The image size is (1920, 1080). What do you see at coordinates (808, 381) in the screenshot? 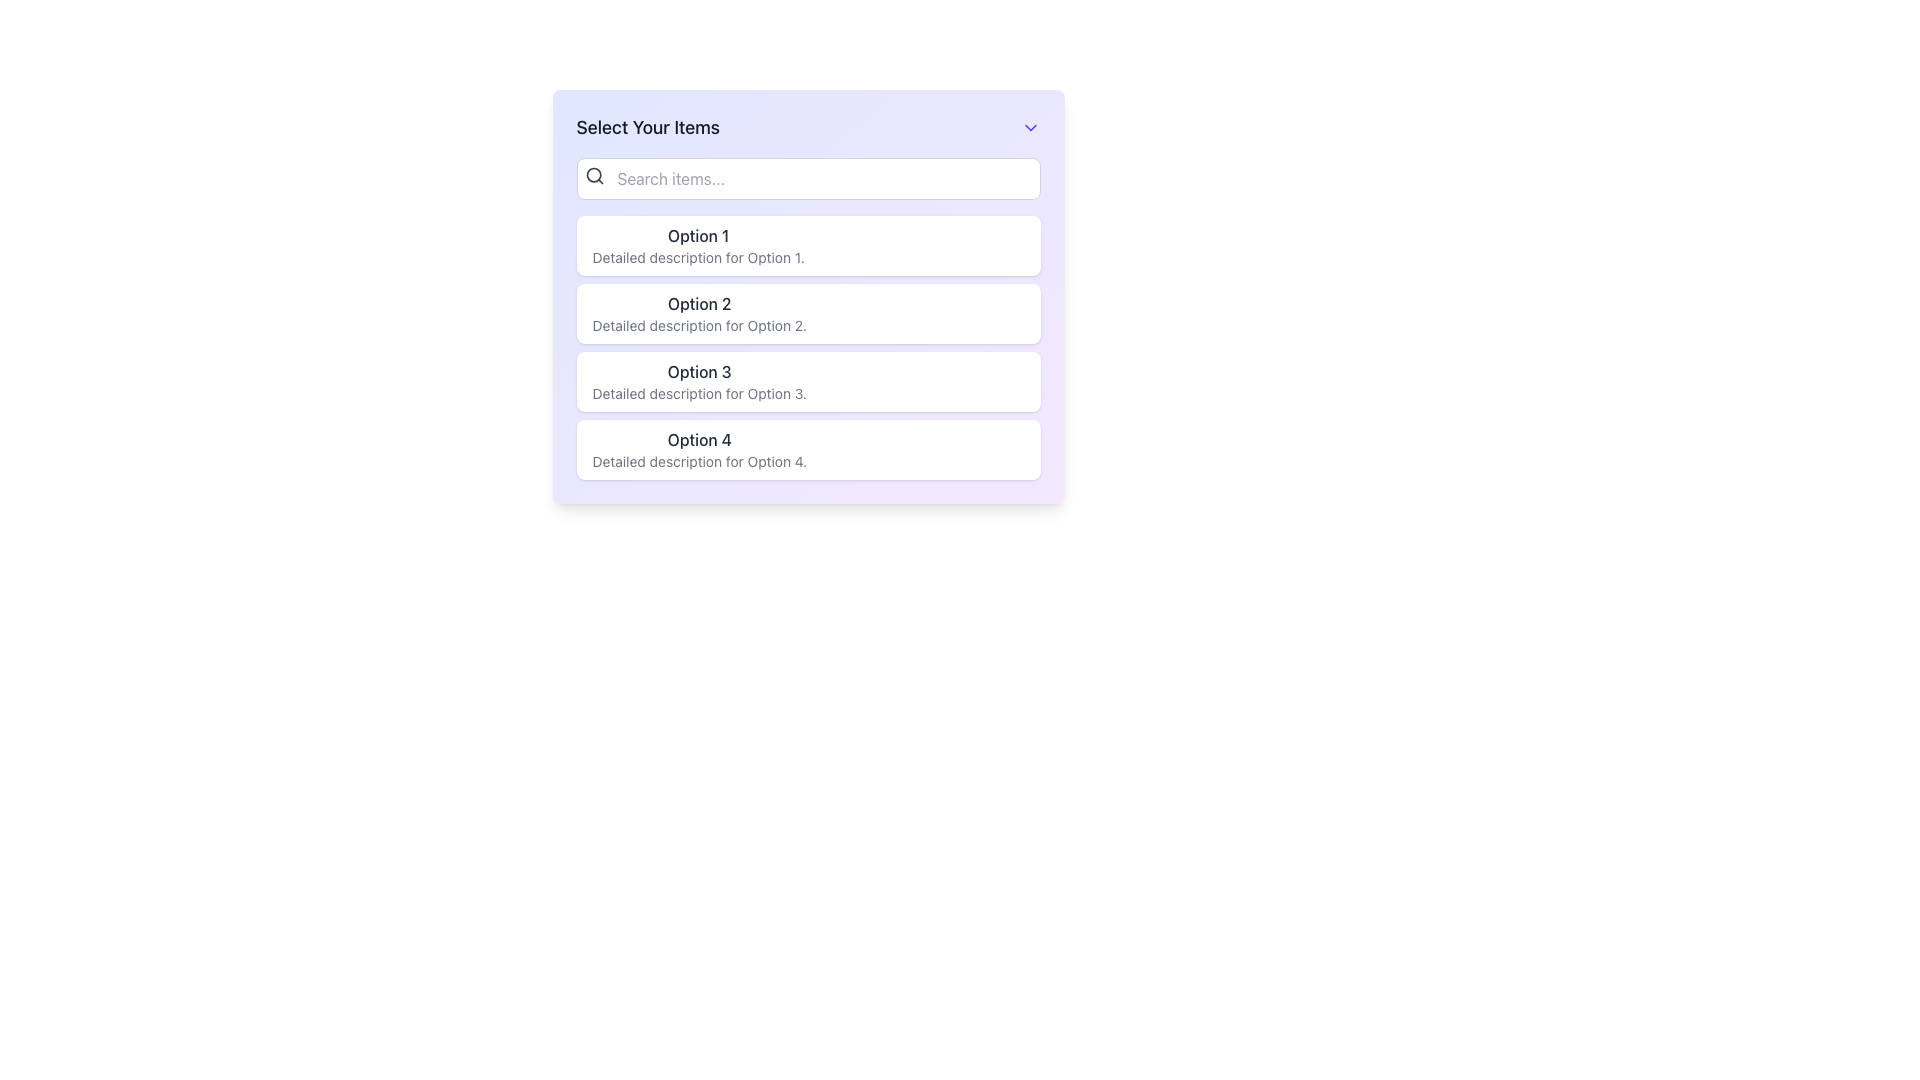
I see `the third list item titled 'Option 3'` at bounding box center [808, 381].